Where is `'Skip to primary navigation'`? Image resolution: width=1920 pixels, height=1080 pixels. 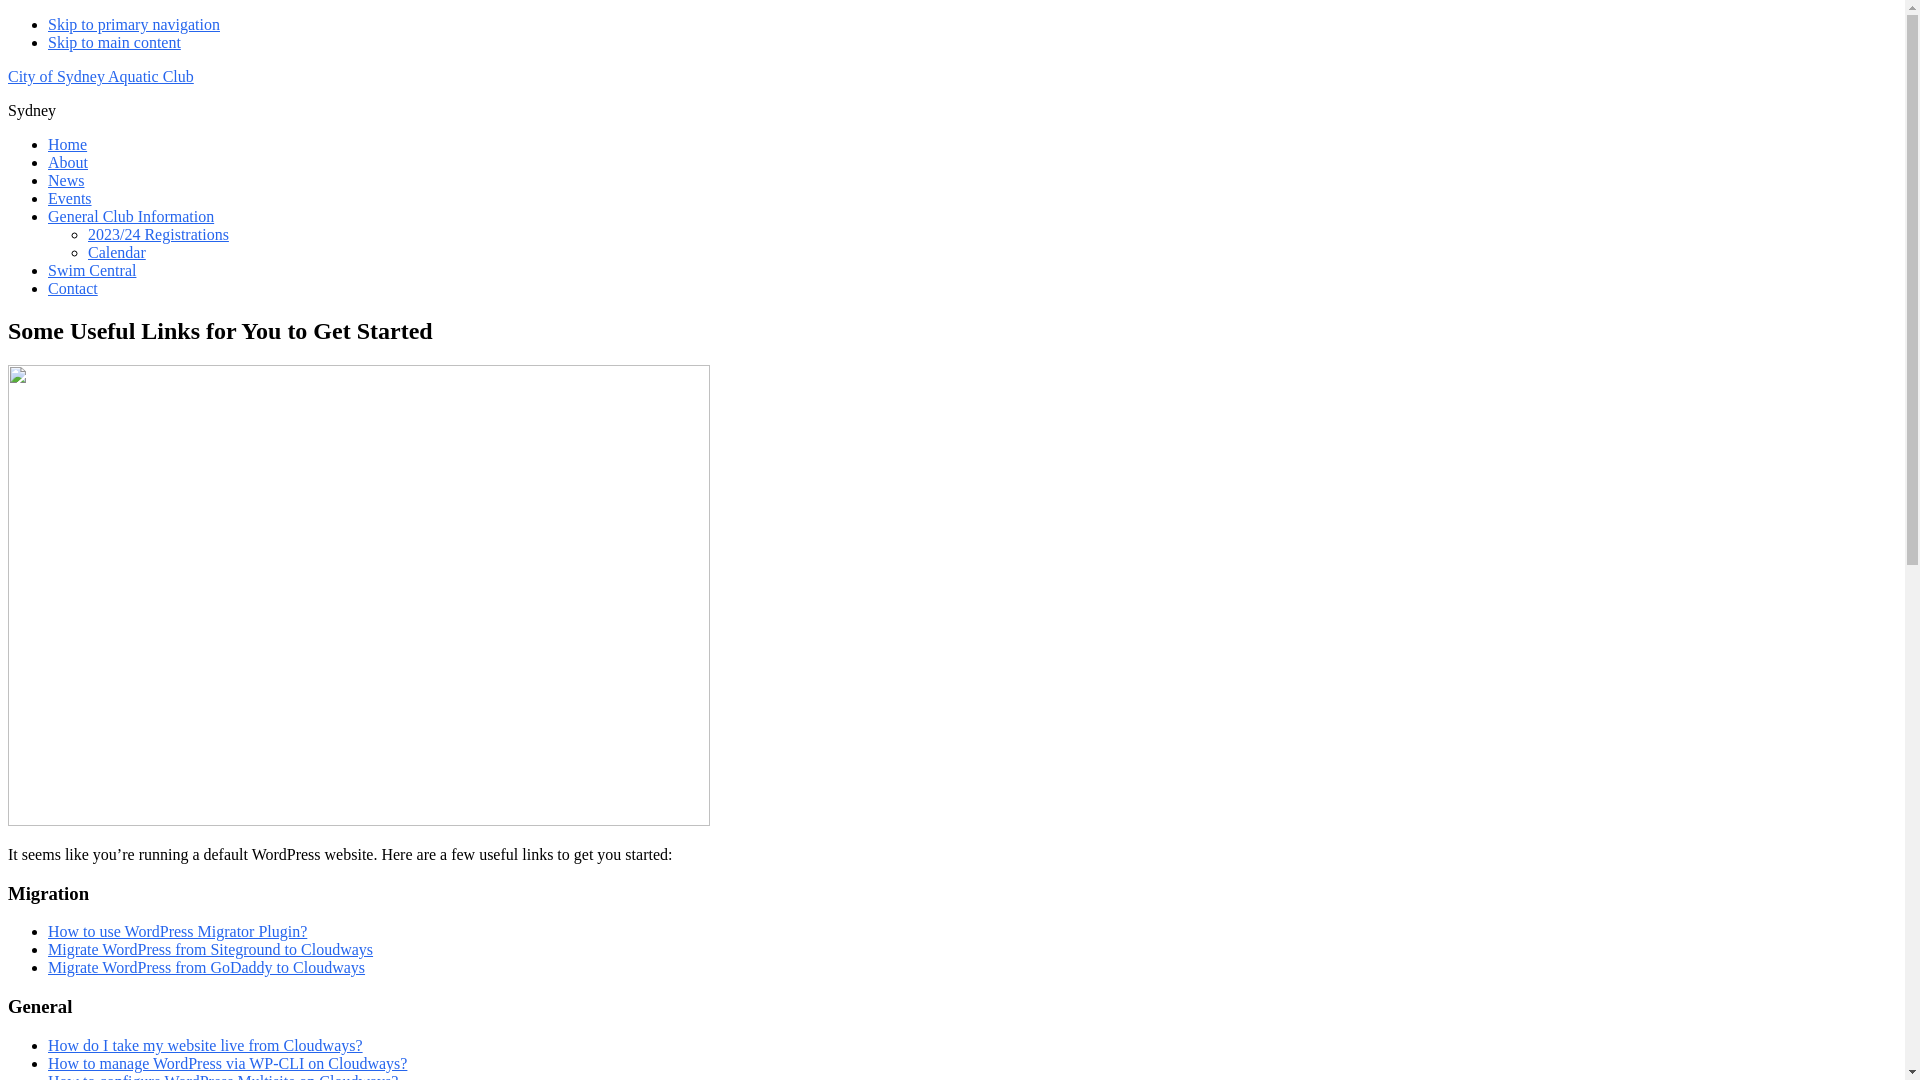 'Skip to primary navigation' is located at coordinates (133, 24).